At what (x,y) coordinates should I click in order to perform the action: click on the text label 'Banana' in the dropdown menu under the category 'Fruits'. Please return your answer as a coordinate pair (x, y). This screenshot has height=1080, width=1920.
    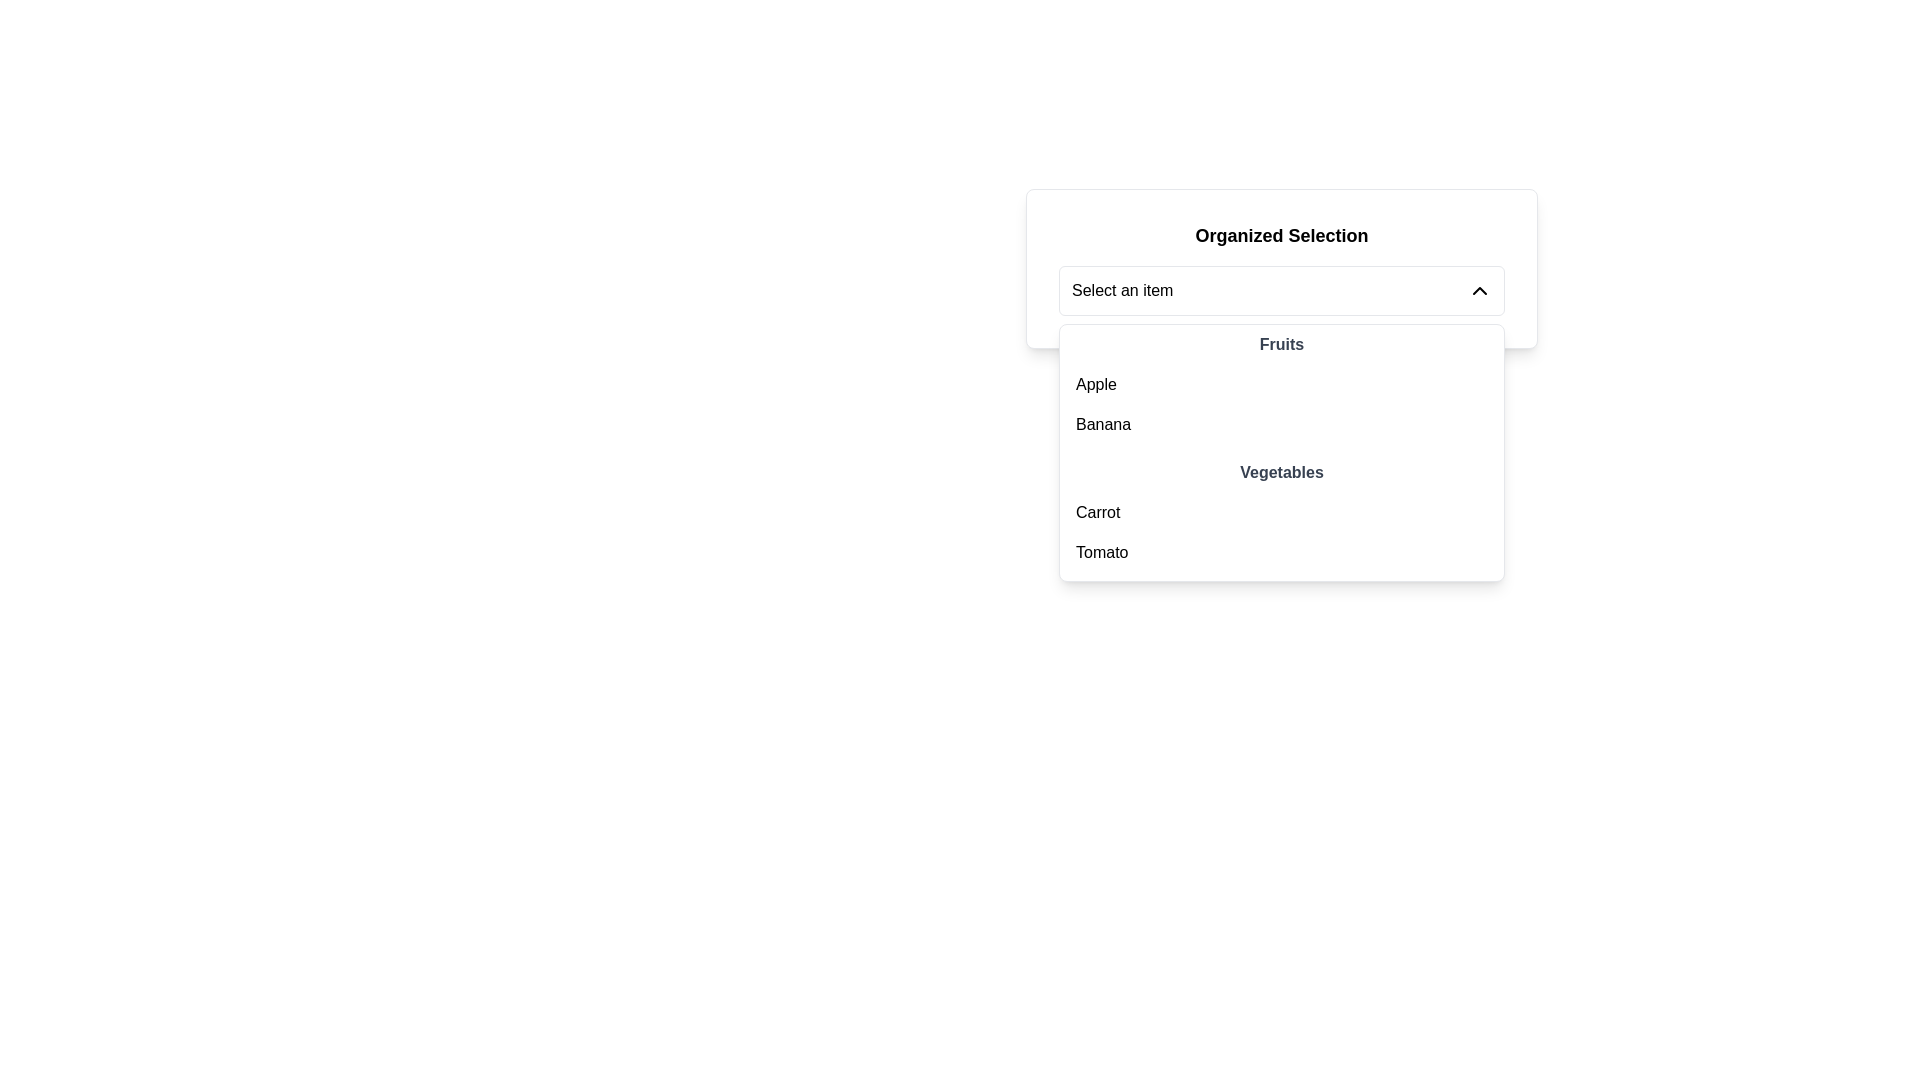
    Looking at the image, I should click on (1102, 423).